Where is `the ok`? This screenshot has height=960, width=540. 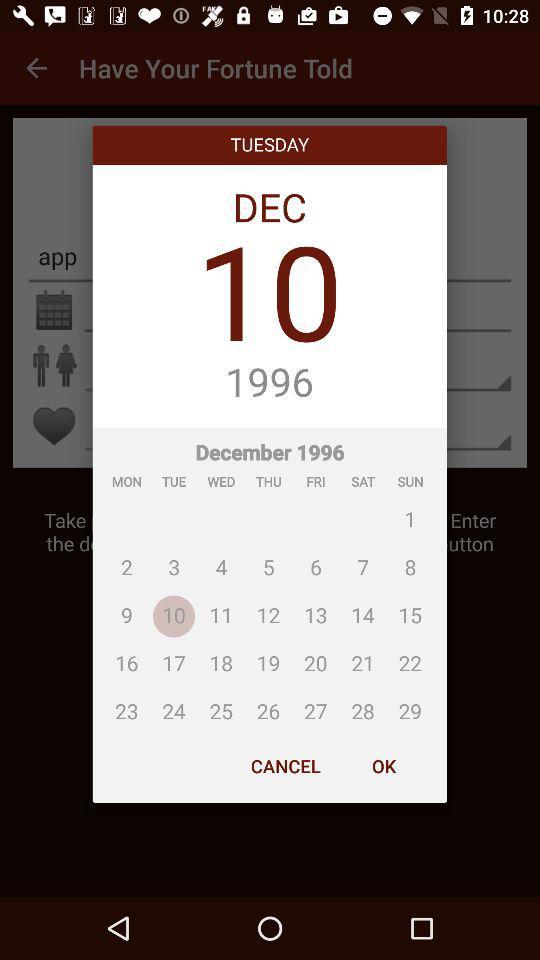
the ok is located at coordinates (383, 765).